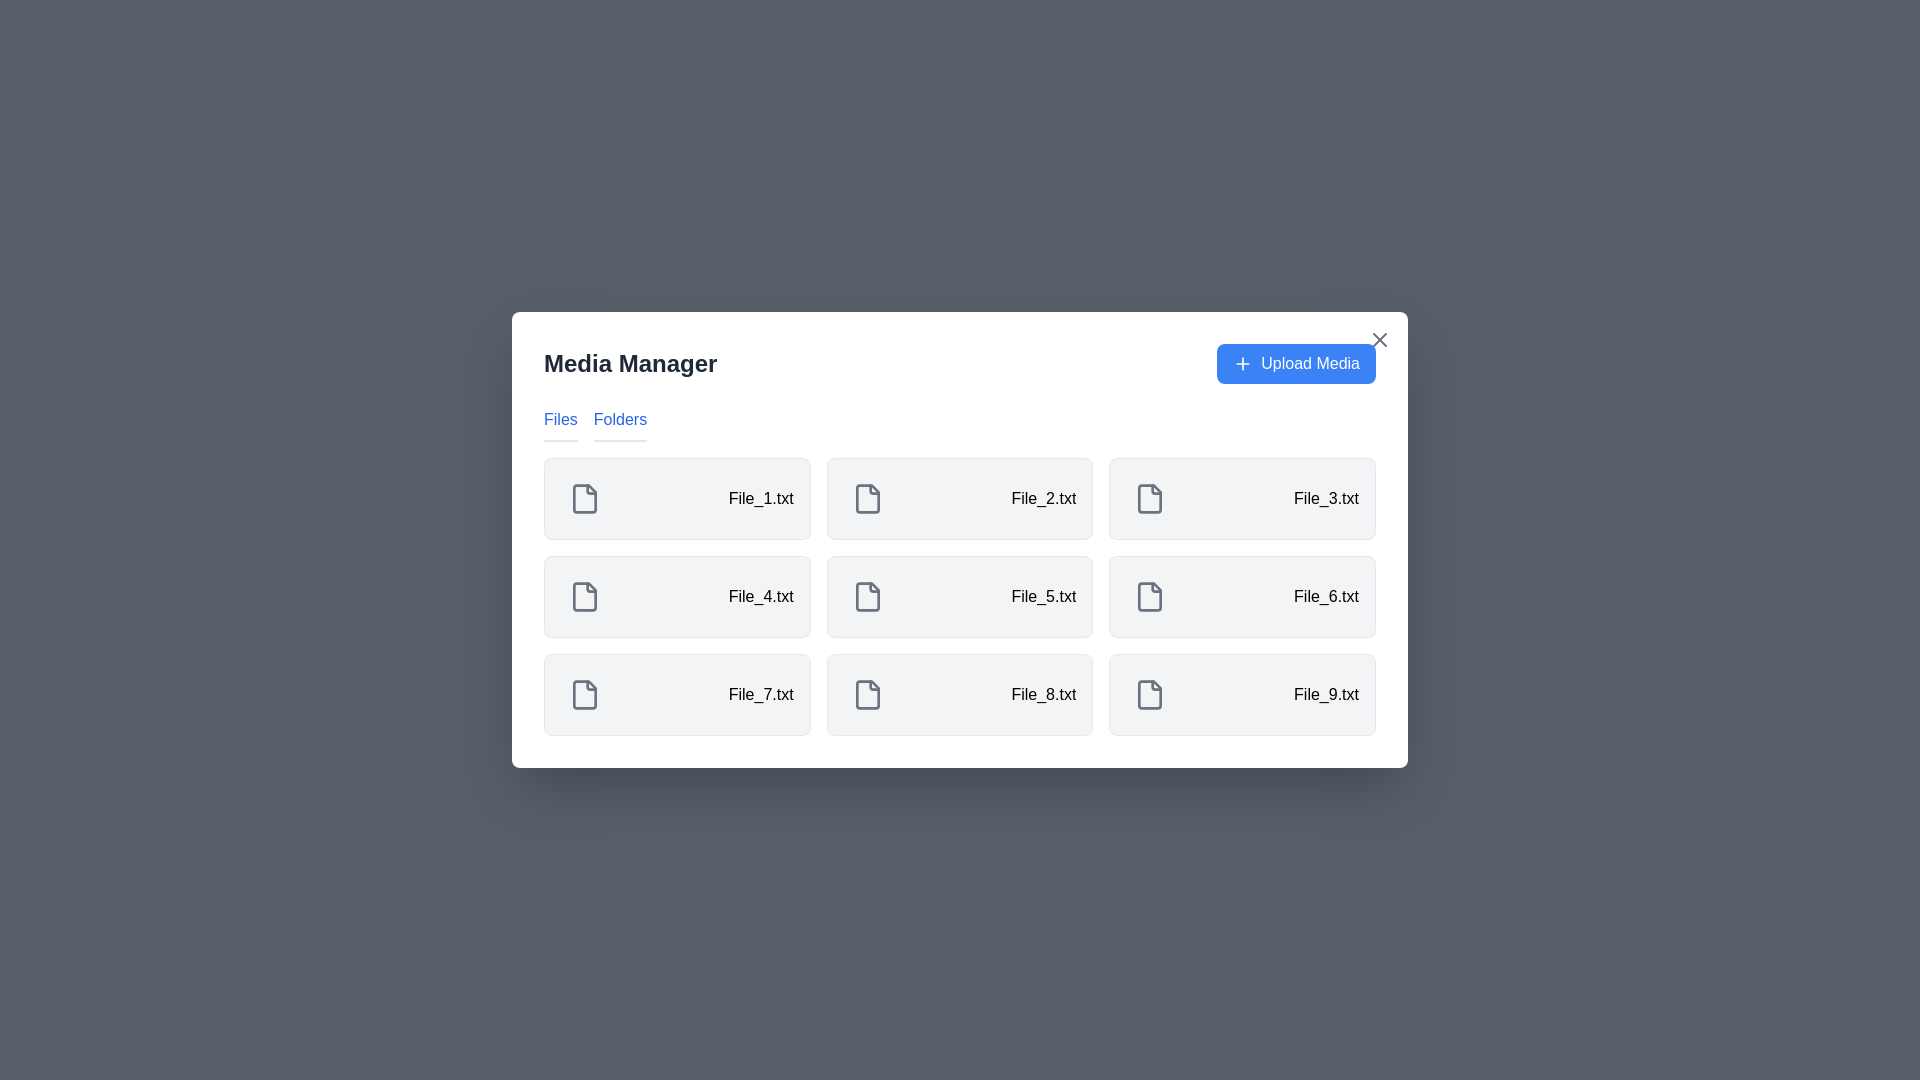  What do you see at coordinates (584, 693) in the screenshot?
I see `the 'File_7.txt' icon in the Media Manager interface` at bounding box center [584, 693].